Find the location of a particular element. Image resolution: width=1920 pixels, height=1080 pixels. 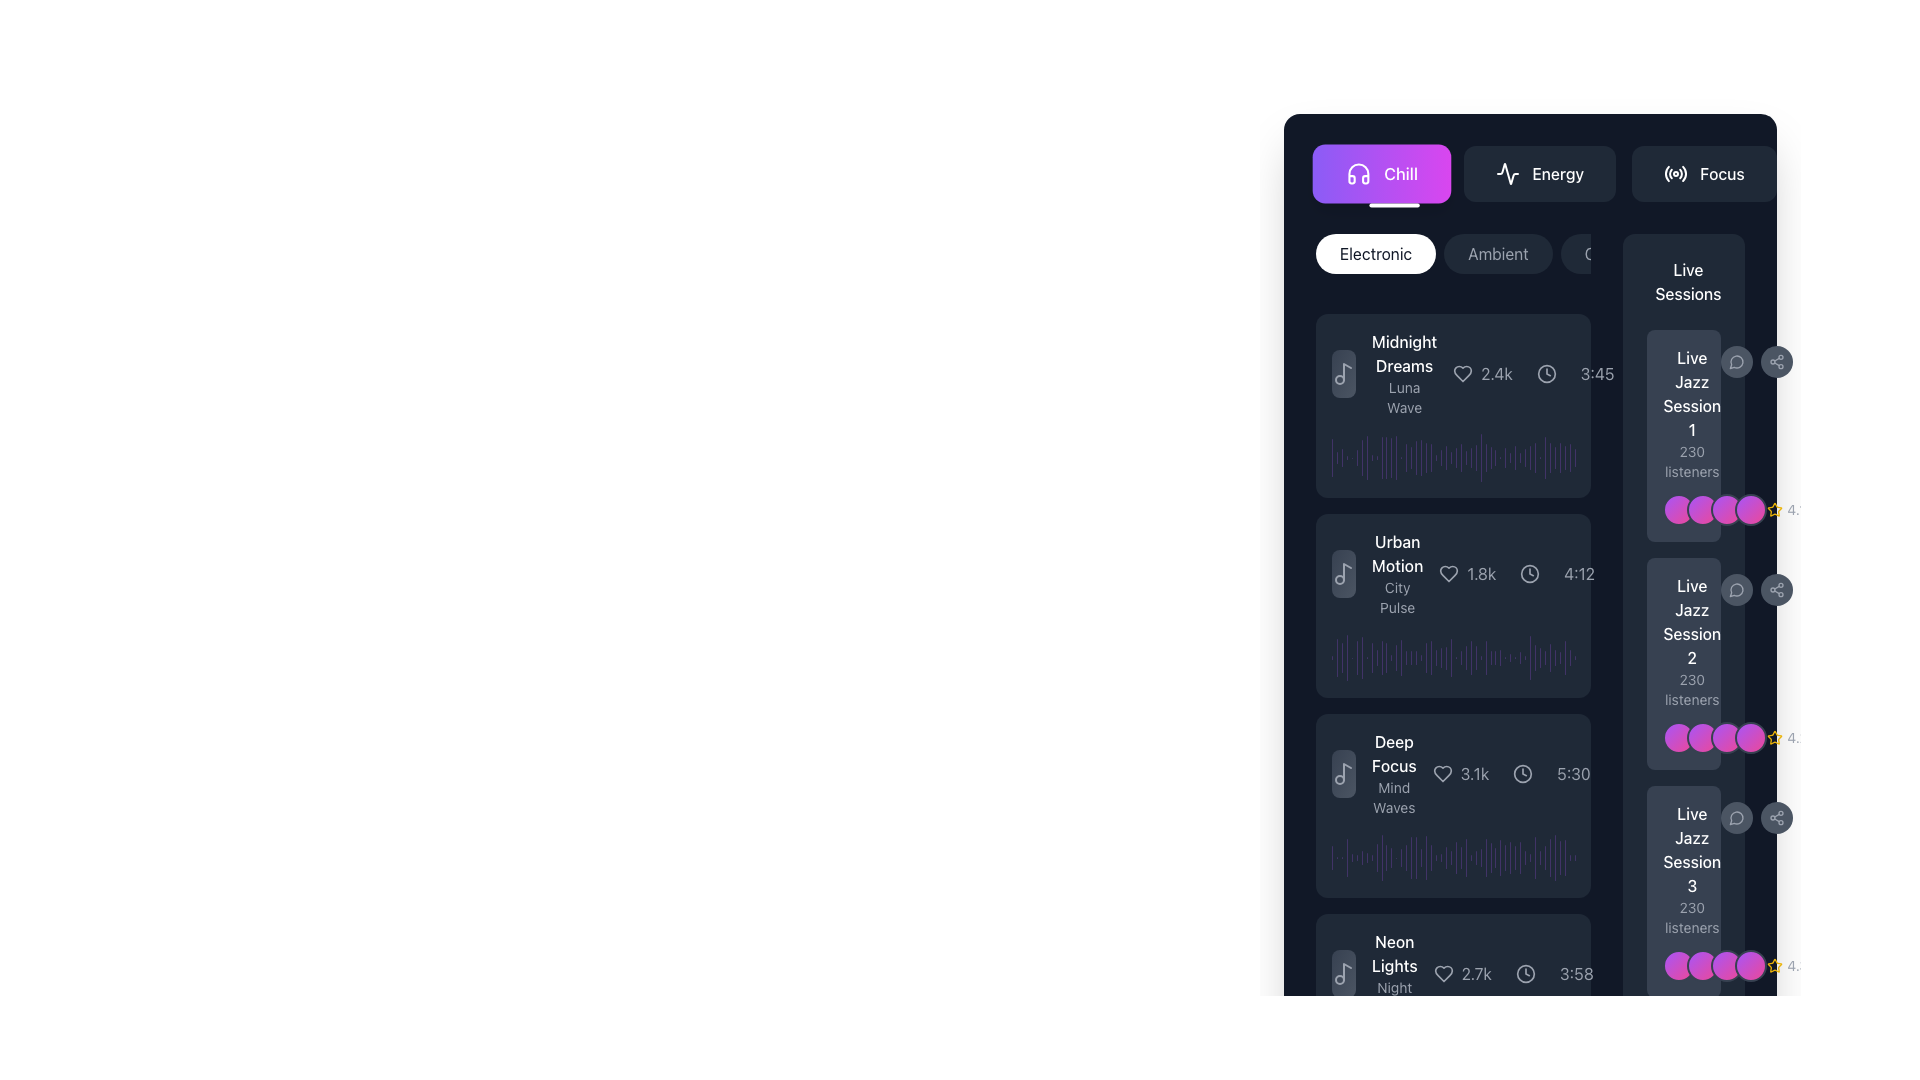

the Static text display showing 'Live Jazz Session 3' with '230 listeners' below it, located on the right side of the UI is located at coordinates (1683, 869).